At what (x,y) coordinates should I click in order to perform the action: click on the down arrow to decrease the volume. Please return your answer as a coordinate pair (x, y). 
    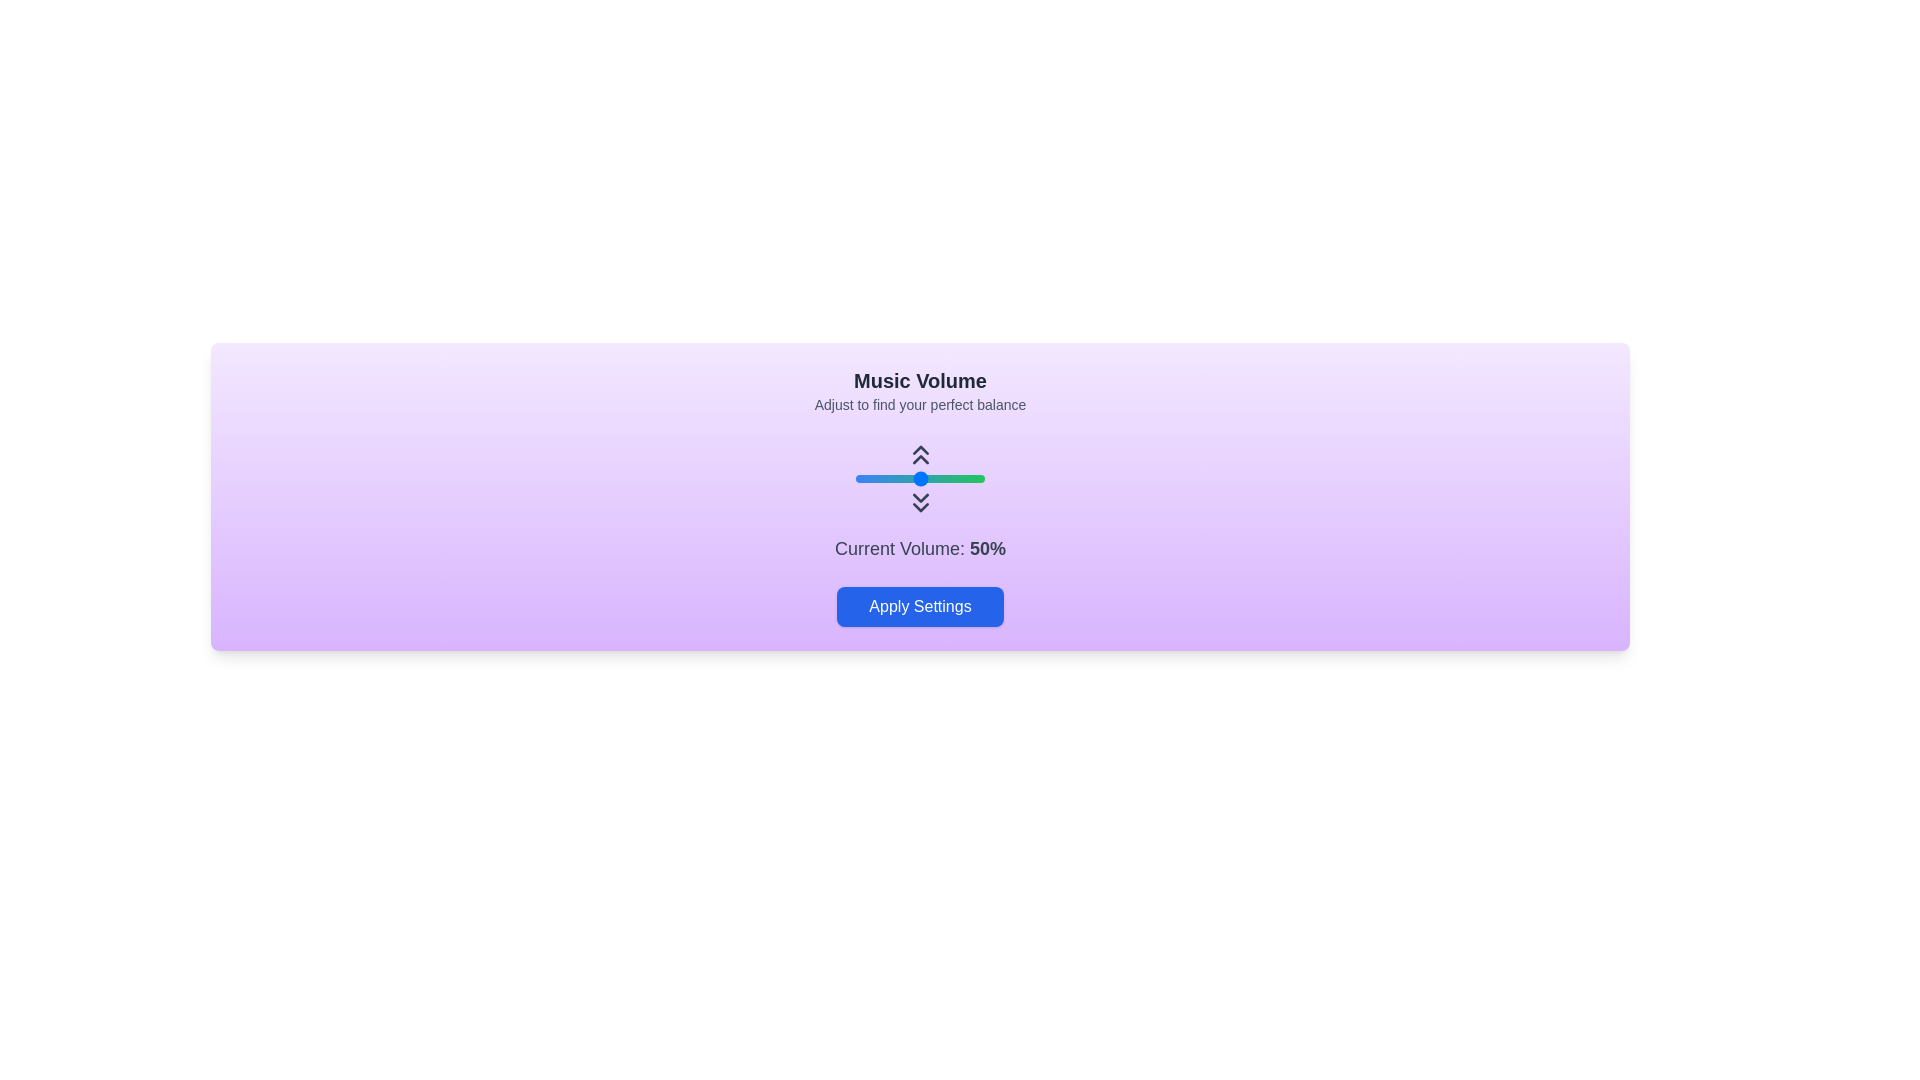
    Looking at the image, I should click on (919, 501).